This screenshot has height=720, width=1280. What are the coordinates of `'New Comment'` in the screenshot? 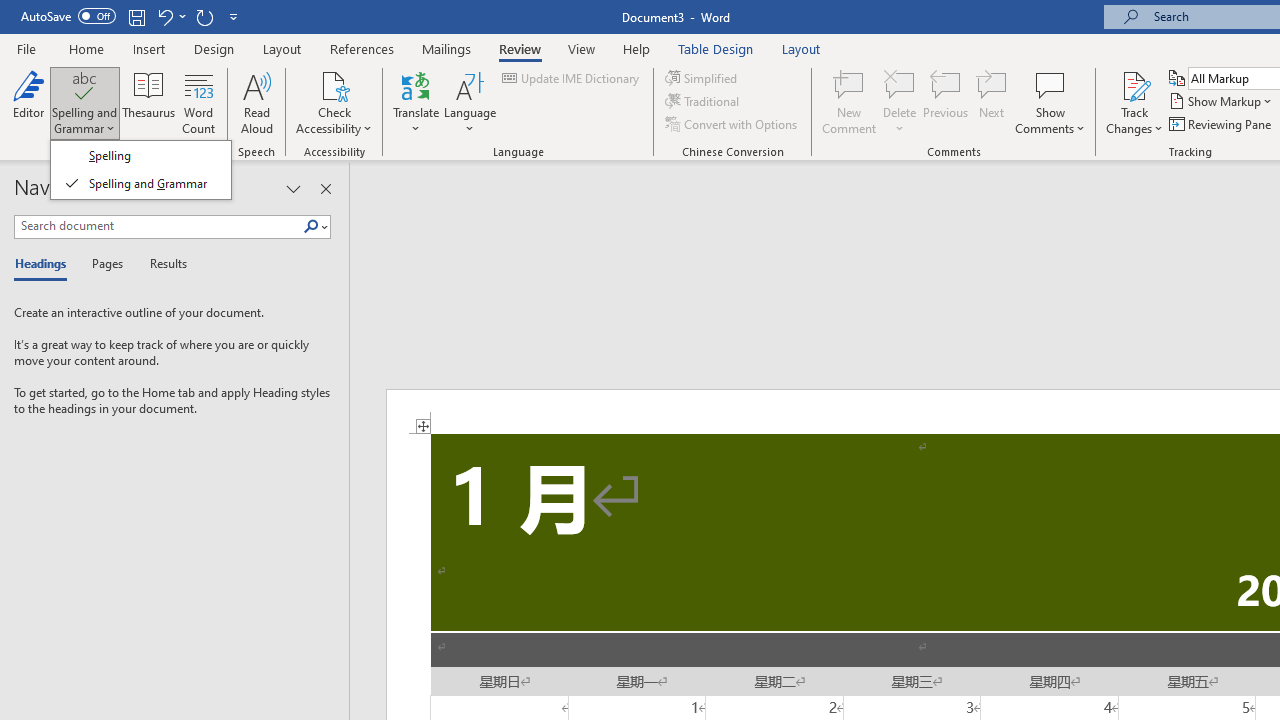 It's located at (849, 103).